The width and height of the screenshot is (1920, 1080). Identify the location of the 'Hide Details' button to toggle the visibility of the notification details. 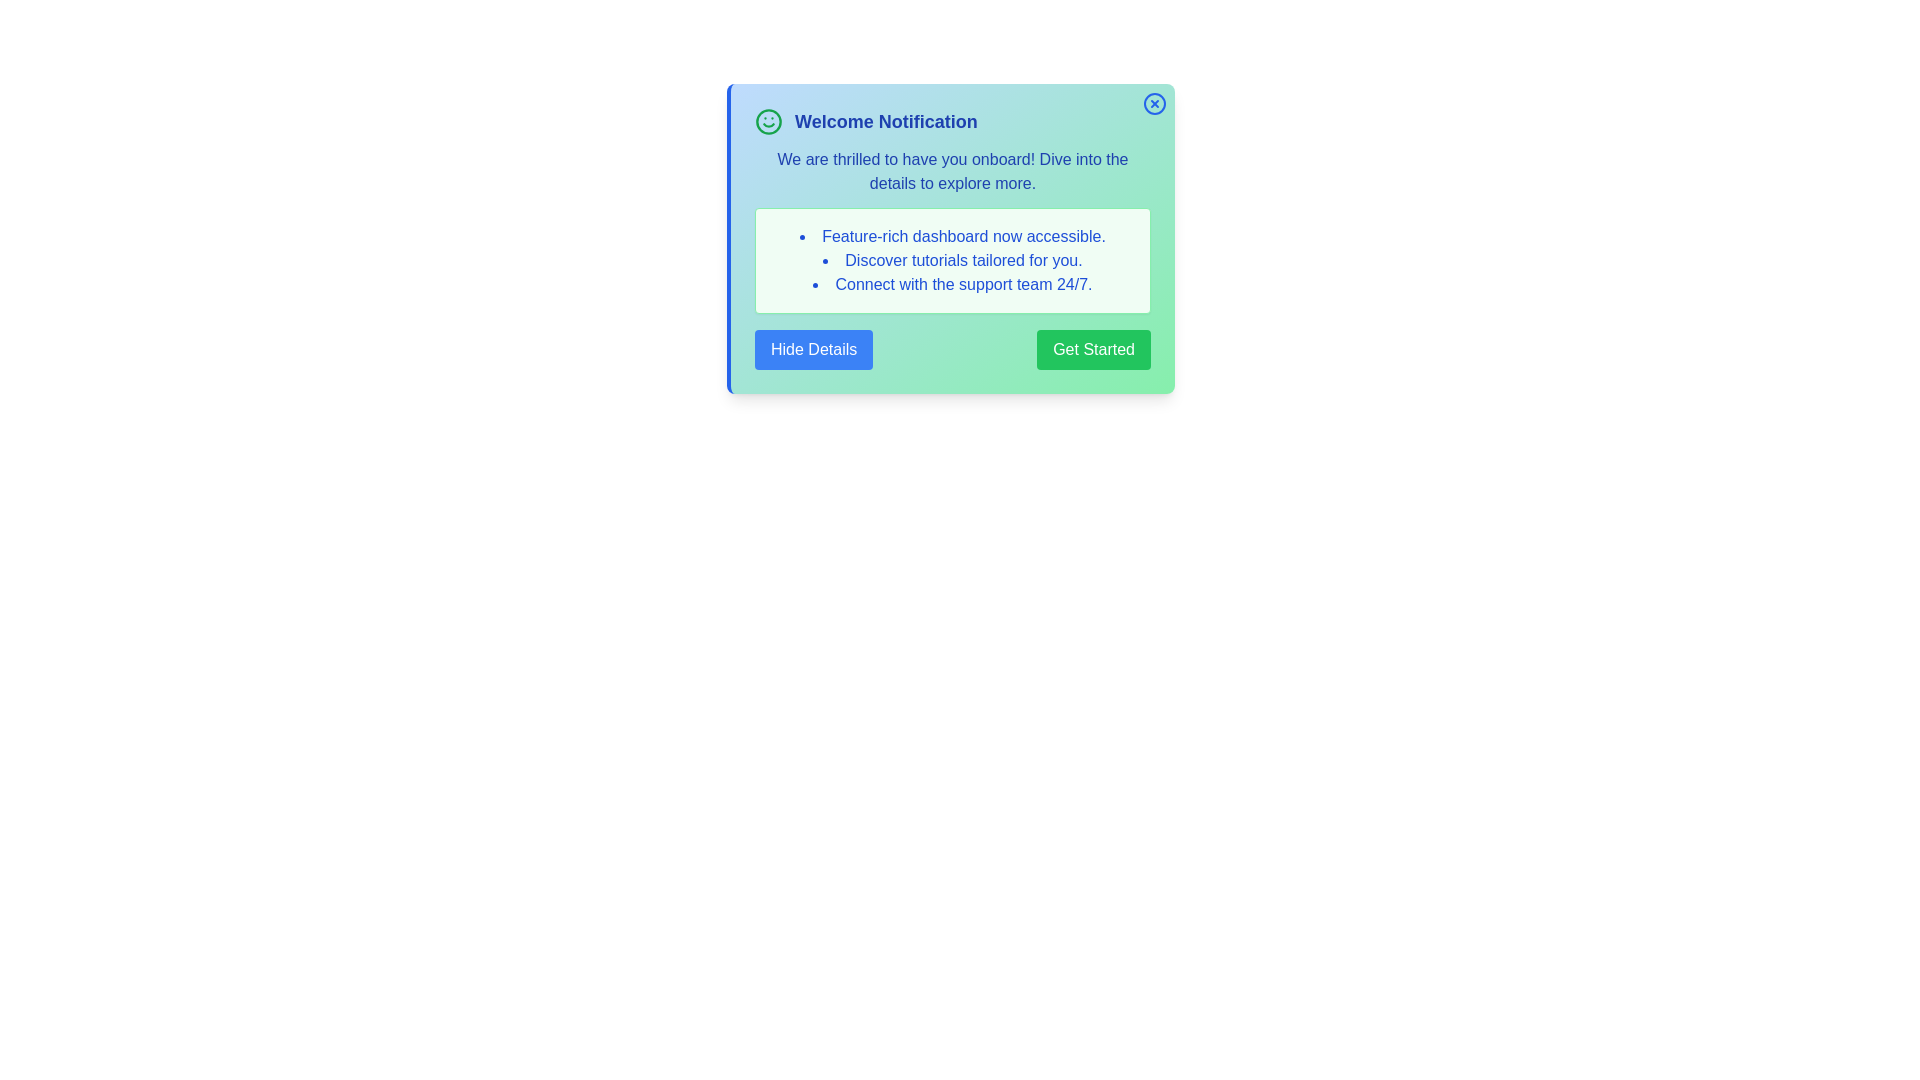
(814, 349).